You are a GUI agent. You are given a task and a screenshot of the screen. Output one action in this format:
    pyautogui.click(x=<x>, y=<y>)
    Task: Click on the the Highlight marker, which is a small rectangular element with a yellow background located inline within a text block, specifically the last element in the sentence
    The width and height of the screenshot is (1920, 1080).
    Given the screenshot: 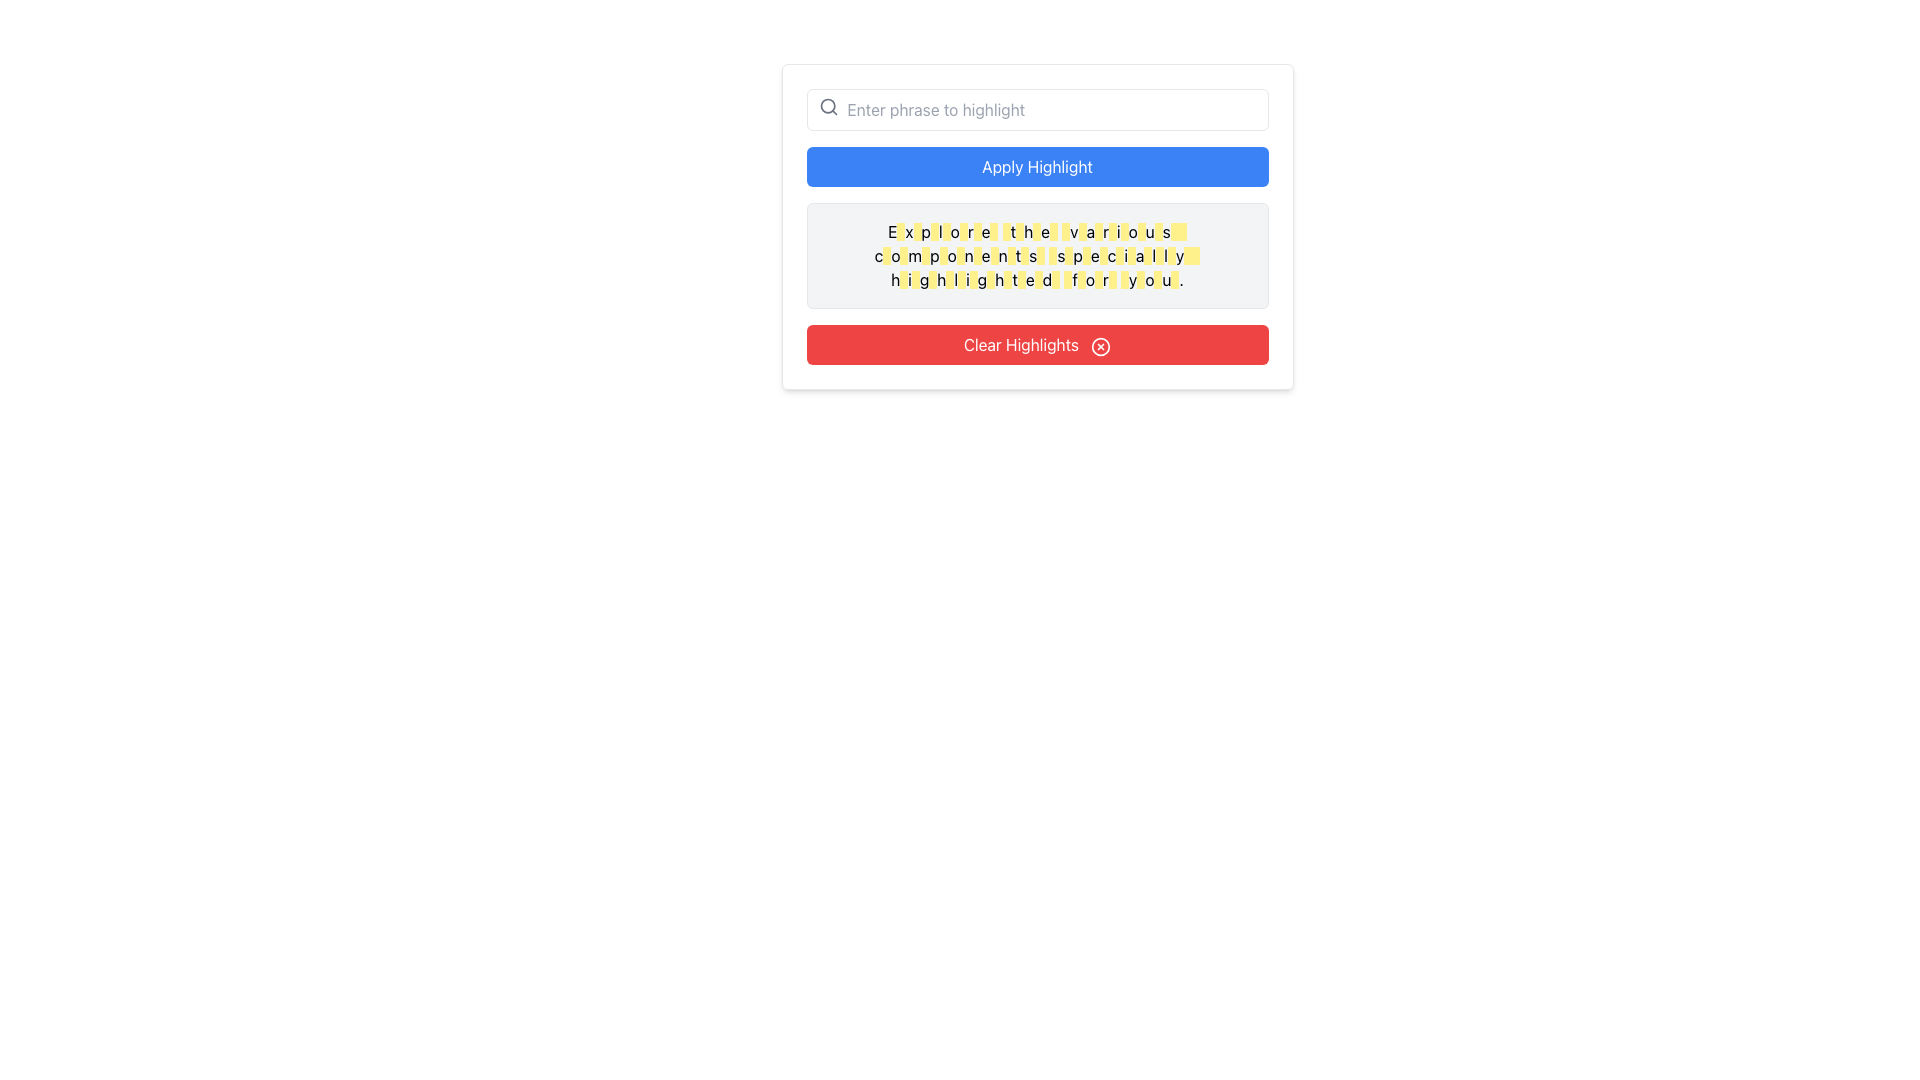 What is the action you would take?
    pyautogui.click(x=1158, y=280)
    